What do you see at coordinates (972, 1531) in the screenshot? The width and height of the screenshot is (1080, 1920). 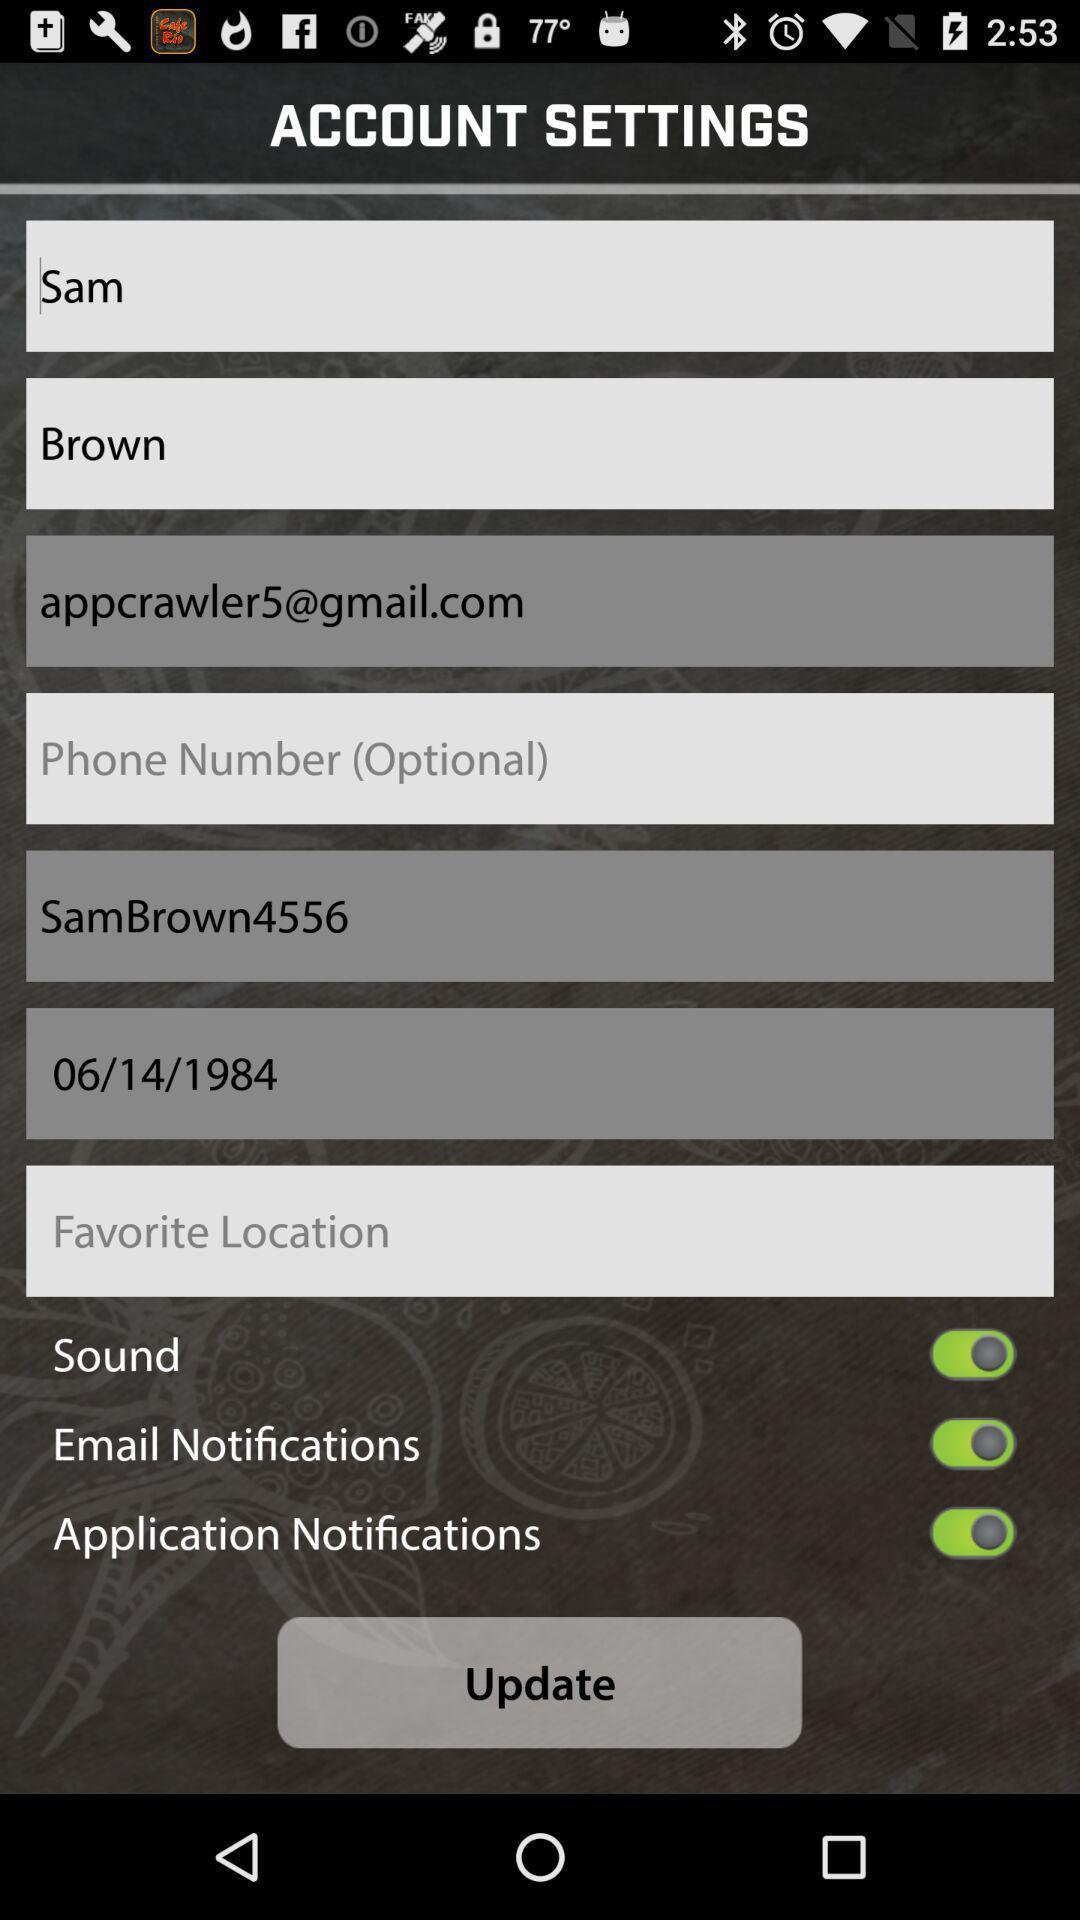 I see `application notifications option` at bounding box center [972, 1531].